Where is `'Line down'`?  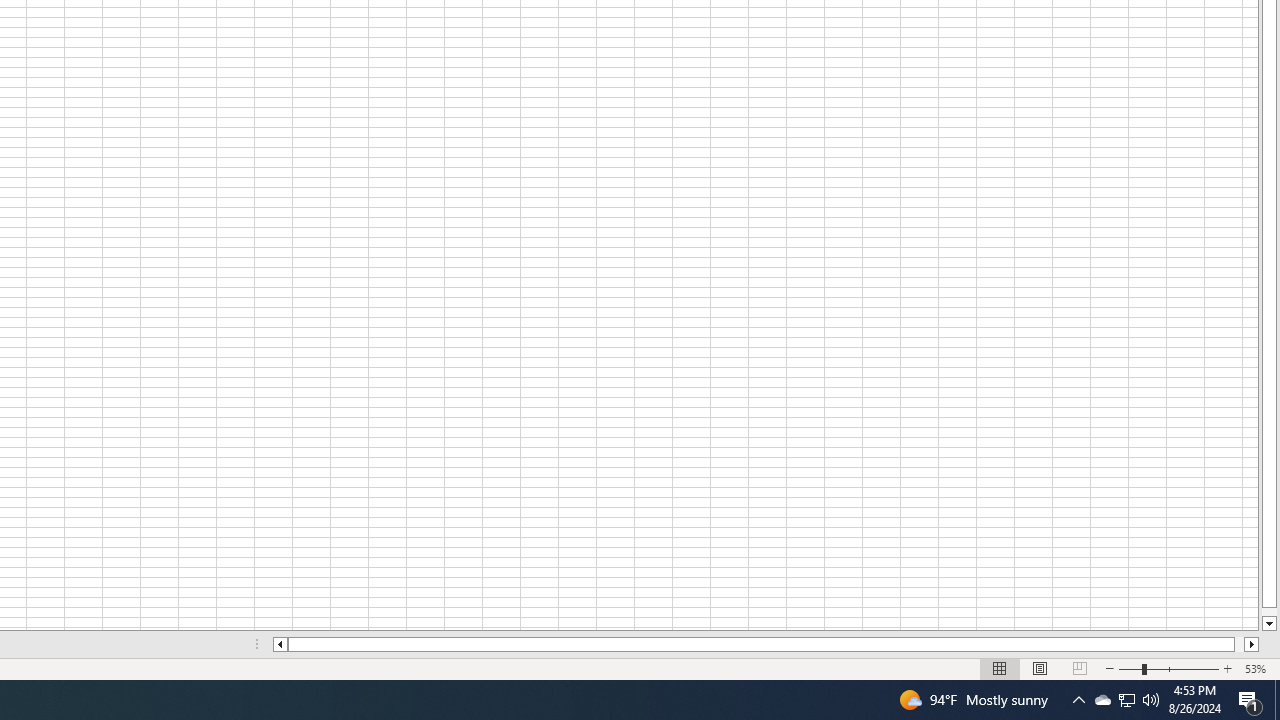 'Line down' is located at coordinates (1268, 623).